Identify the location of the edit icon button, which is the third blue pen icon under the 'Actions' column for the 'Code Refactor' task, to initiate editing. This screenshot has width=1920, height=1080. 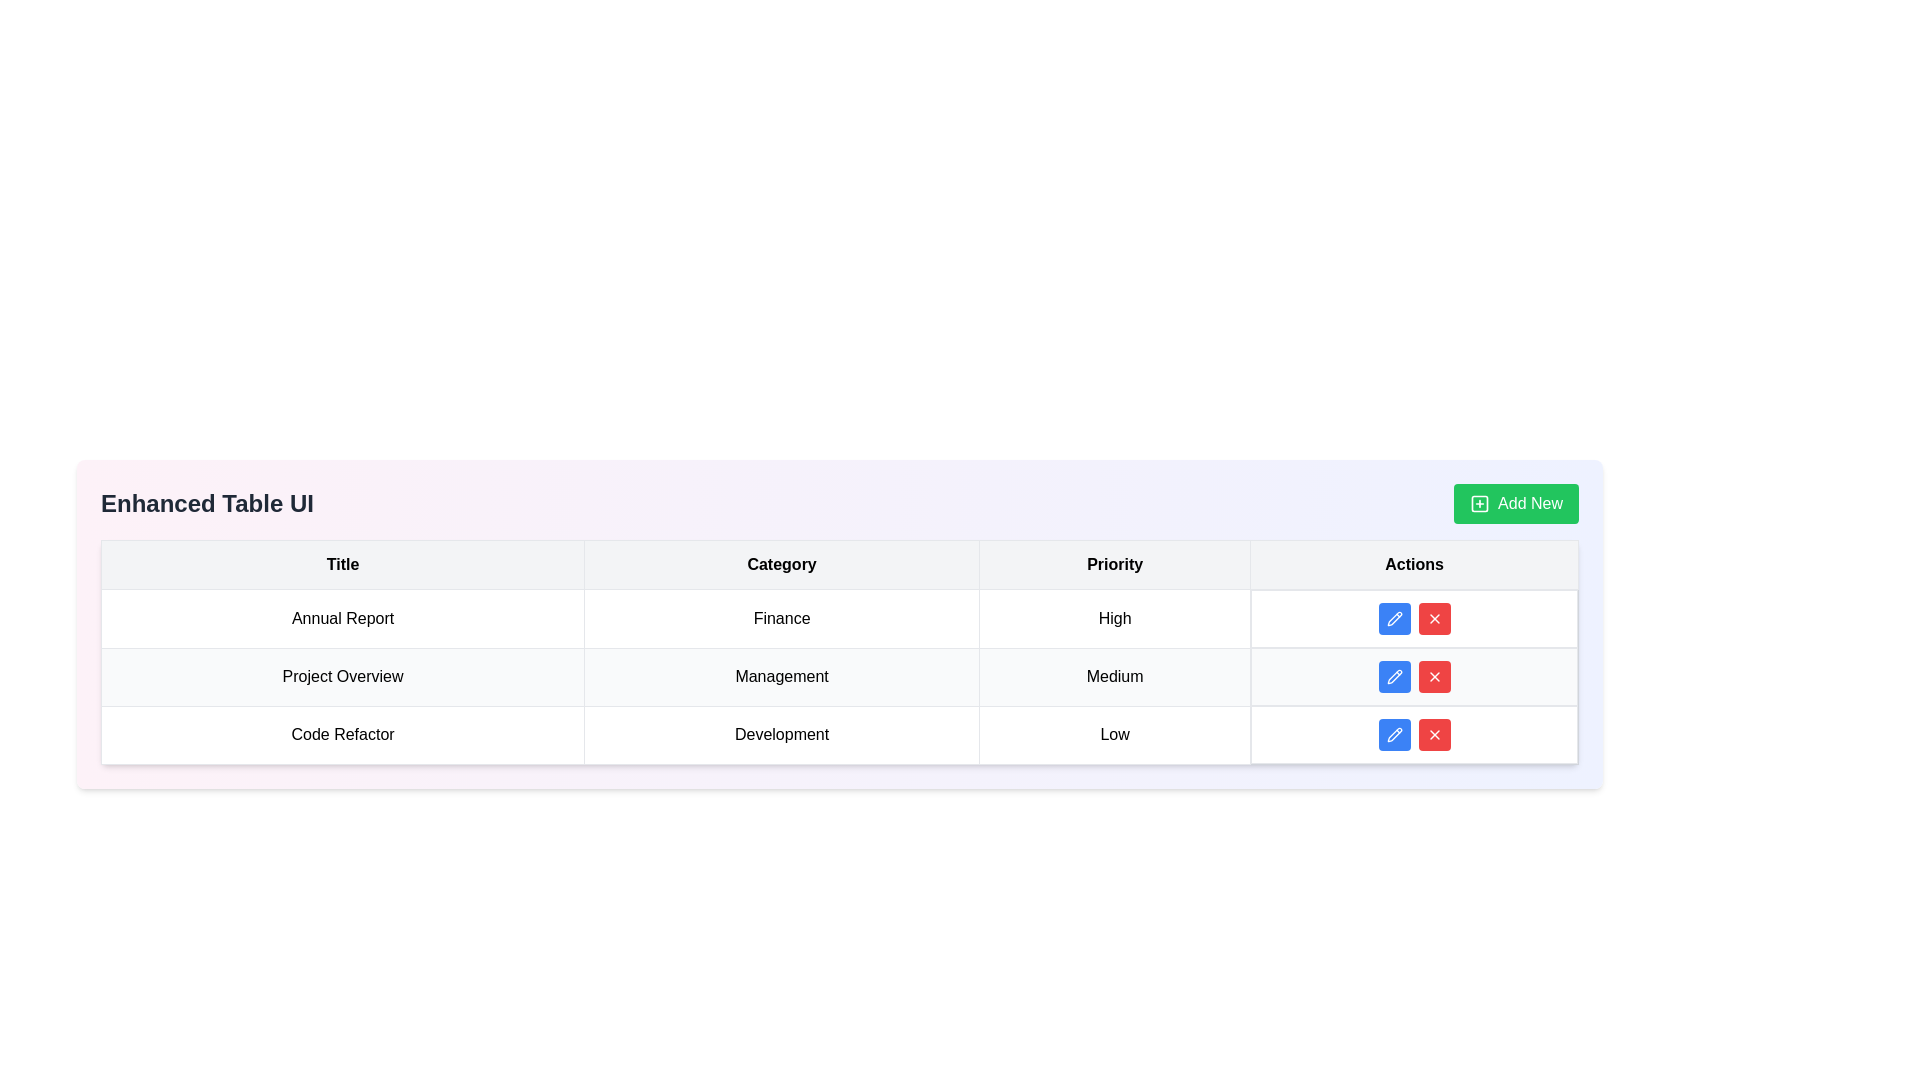
(1393, 735).